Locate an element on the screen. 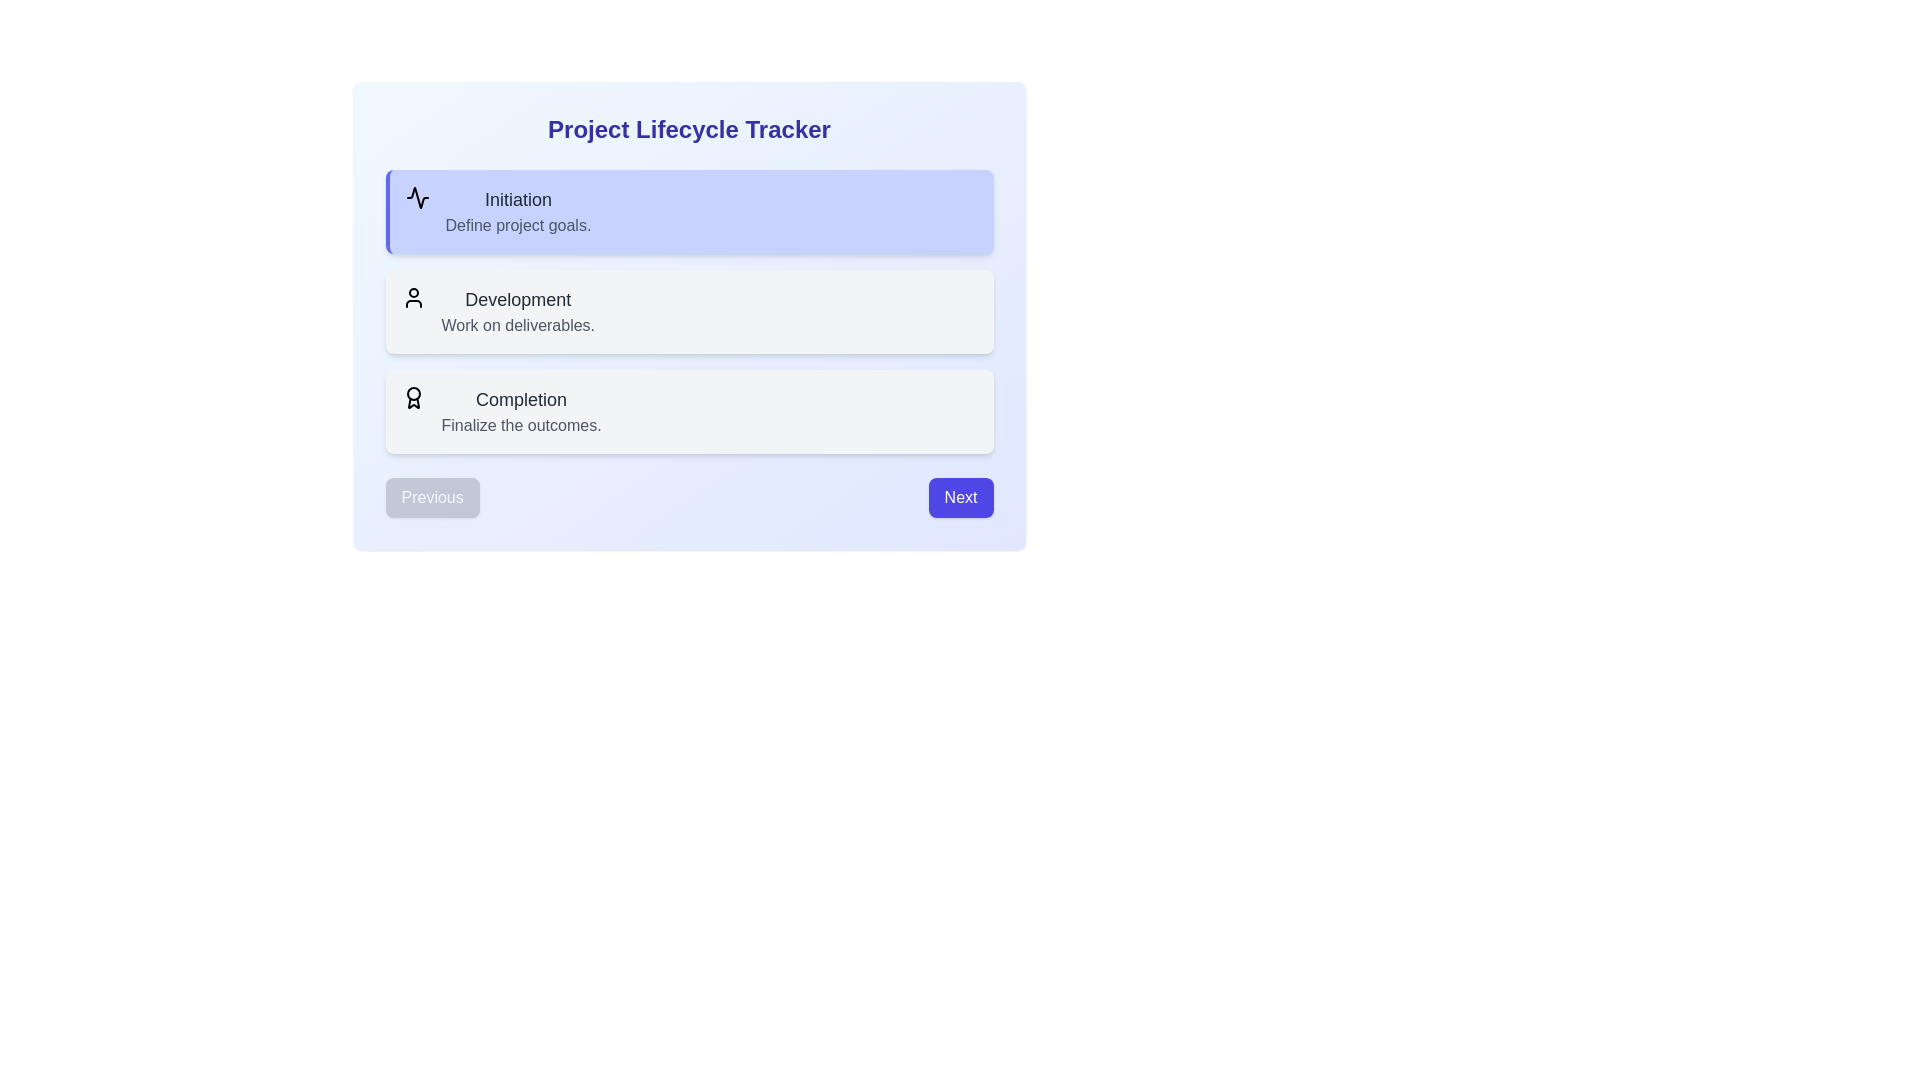 The height and width of the screenshot is (1080, 1920). the achievement icon representing the 'Completion' phase located in the bottom section aligned with the text 'Completion: Finalize the outcomes' is located at coordinates (412, 403).